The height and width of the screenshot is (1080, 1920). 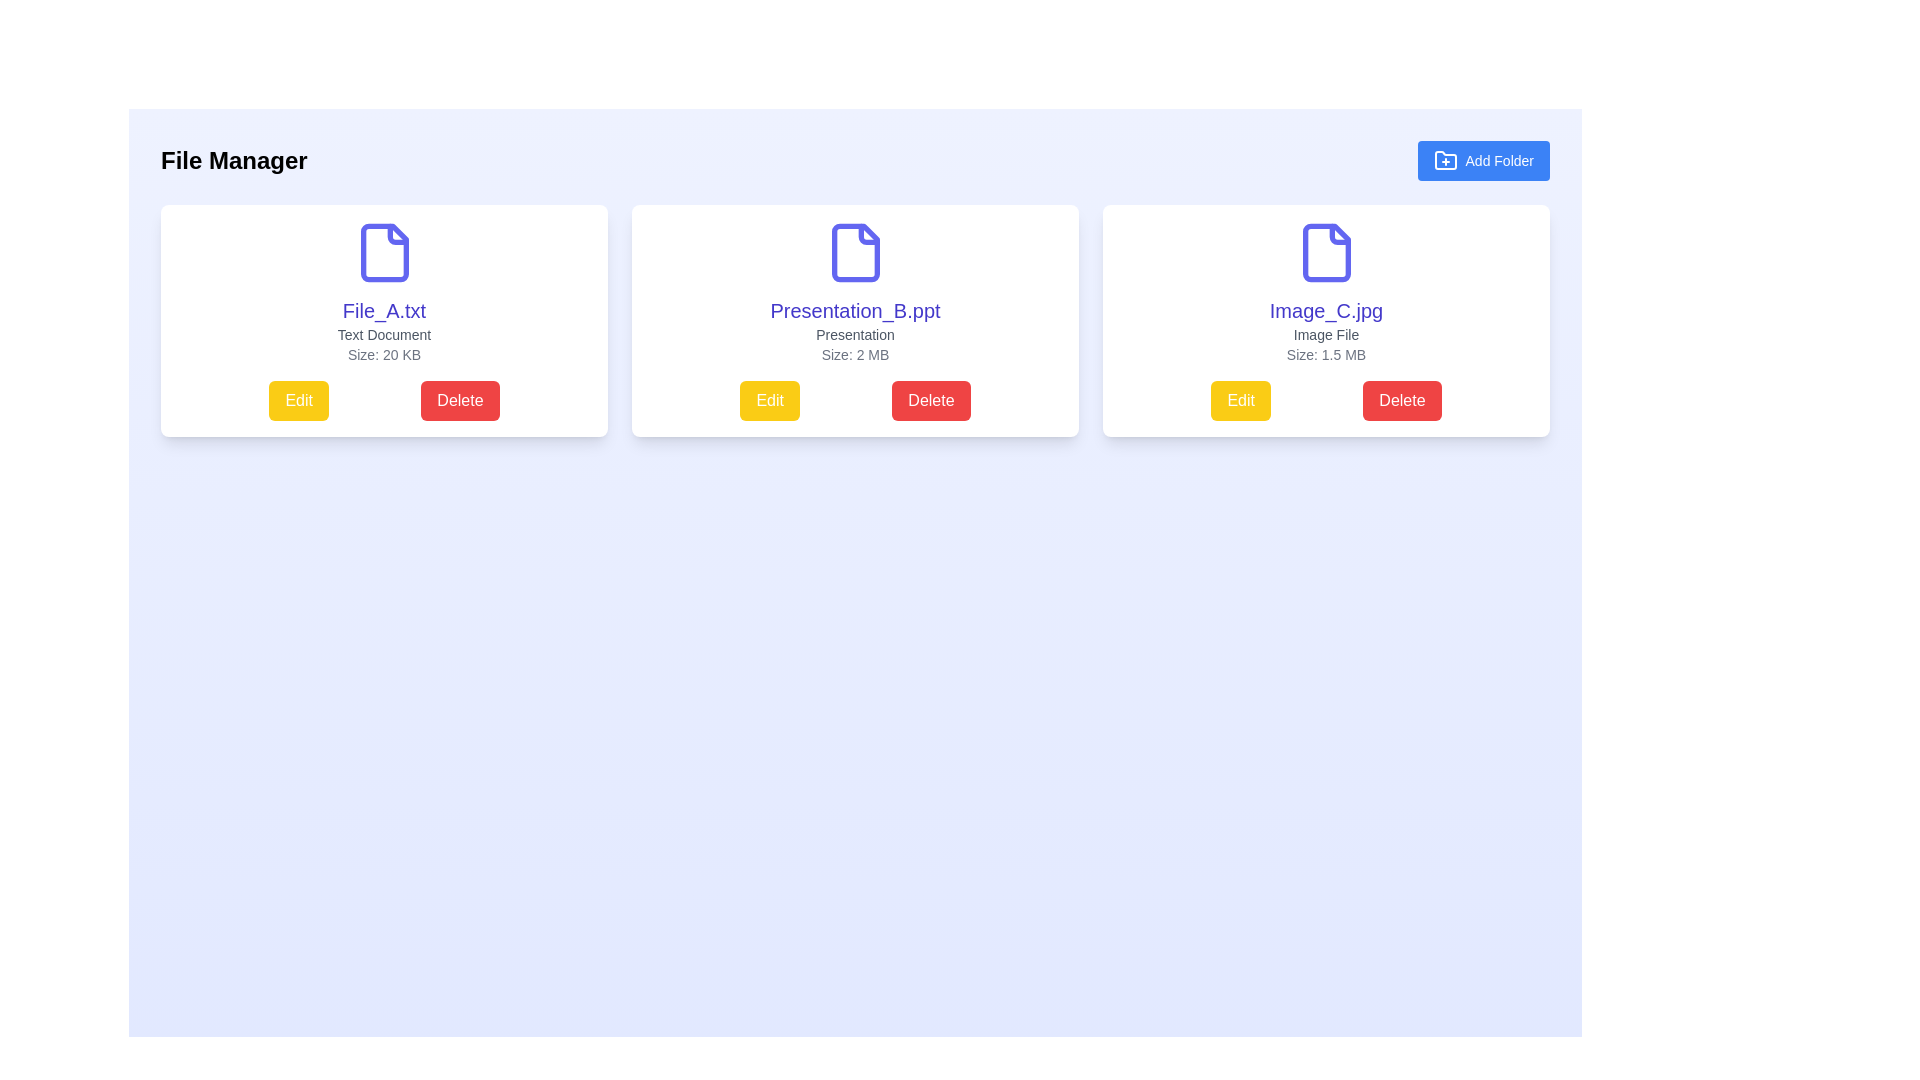 I want to click on the document icon located at the top-center of the first card in the 'File Manager' interface, so click(x=384, y=252).